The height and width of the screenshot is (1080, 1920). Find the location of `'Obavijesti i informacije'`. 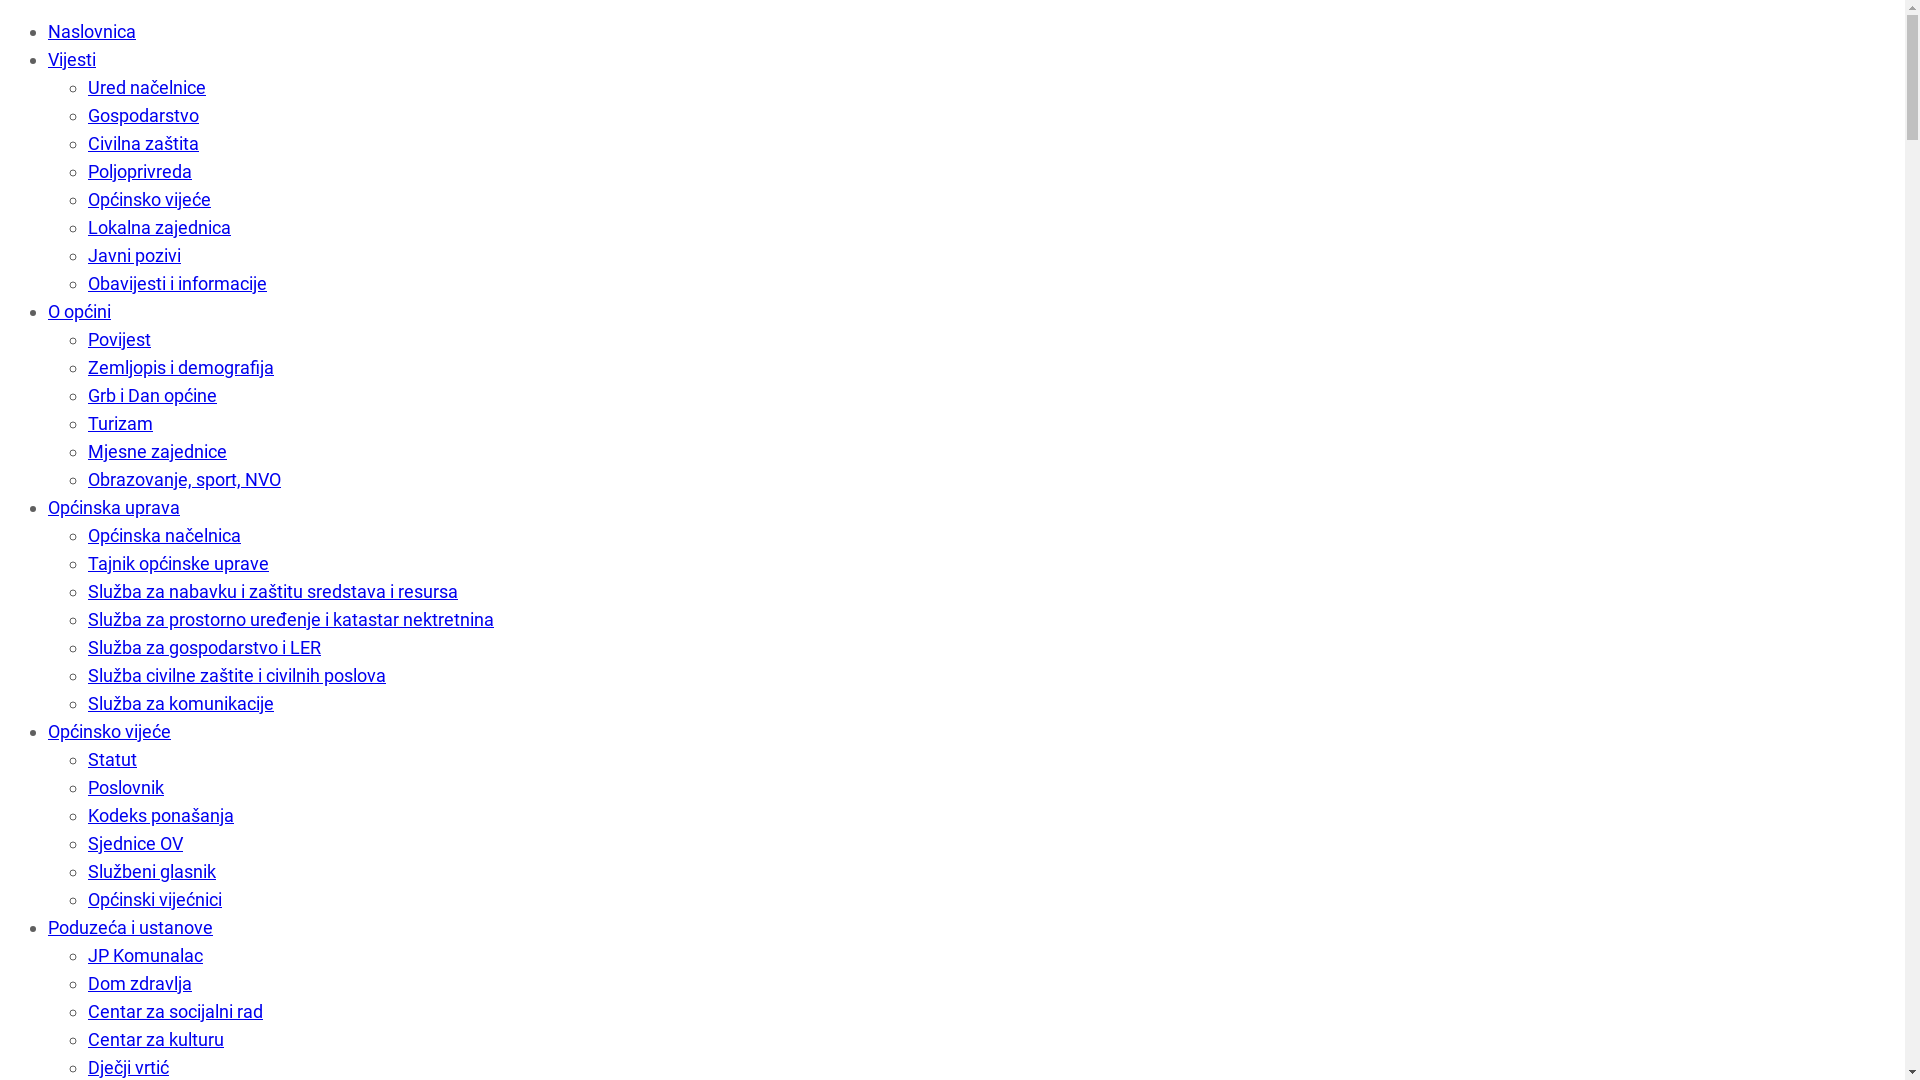

'Obavijesti i informacije' is located at coordinates (177, 283).